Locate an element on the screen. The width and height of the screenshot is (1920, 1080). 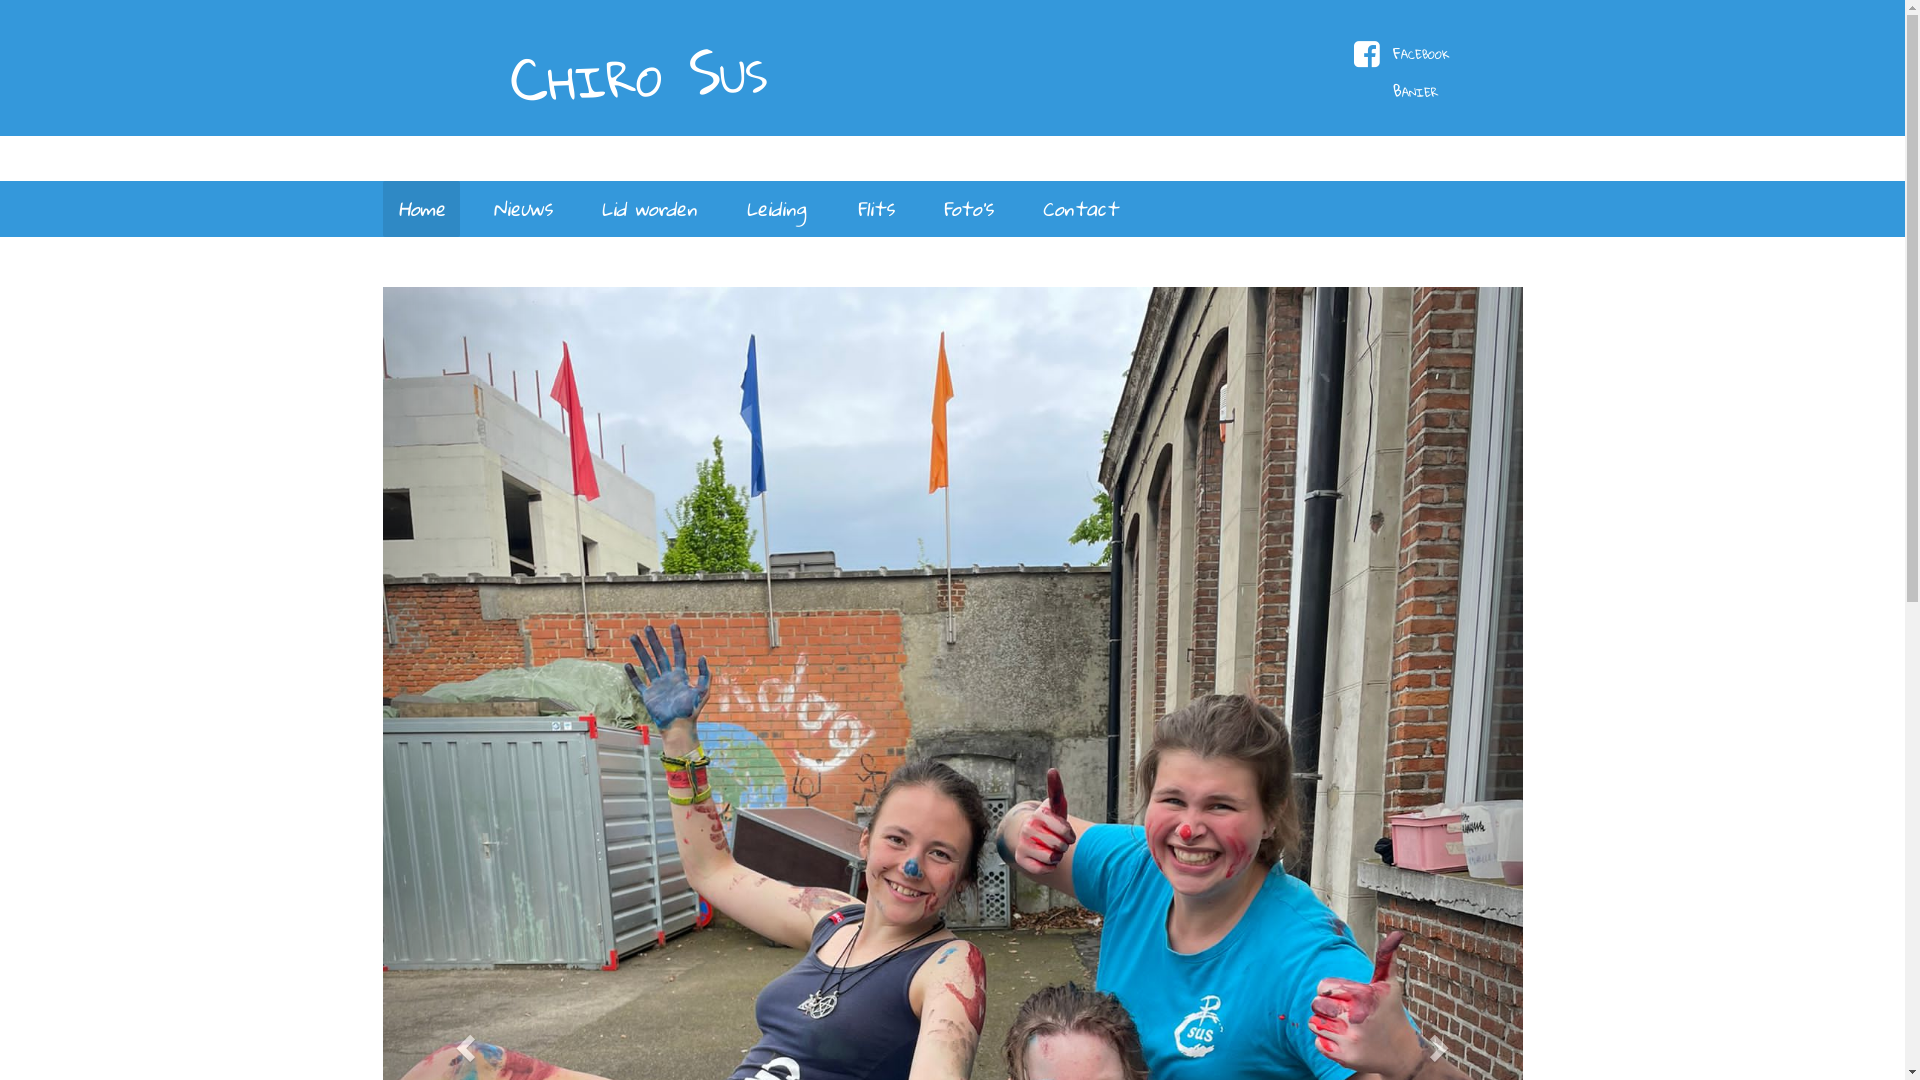
'Home' is located at coordinates (419, 208).